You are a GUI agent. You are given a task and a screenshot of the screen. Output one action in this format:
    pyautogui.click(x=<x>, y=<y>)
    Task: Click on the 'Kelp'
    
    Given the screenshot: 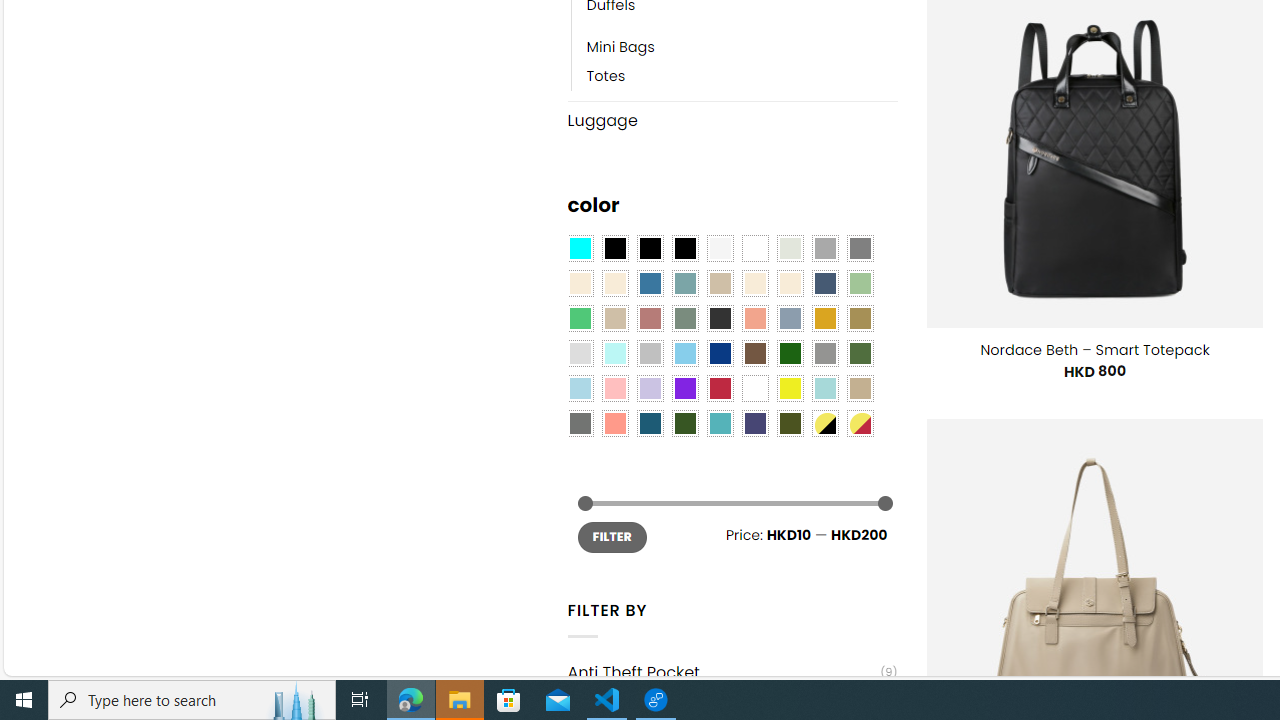 What is the action you would take?
    pyautogui.click(x=860, y=317)
    